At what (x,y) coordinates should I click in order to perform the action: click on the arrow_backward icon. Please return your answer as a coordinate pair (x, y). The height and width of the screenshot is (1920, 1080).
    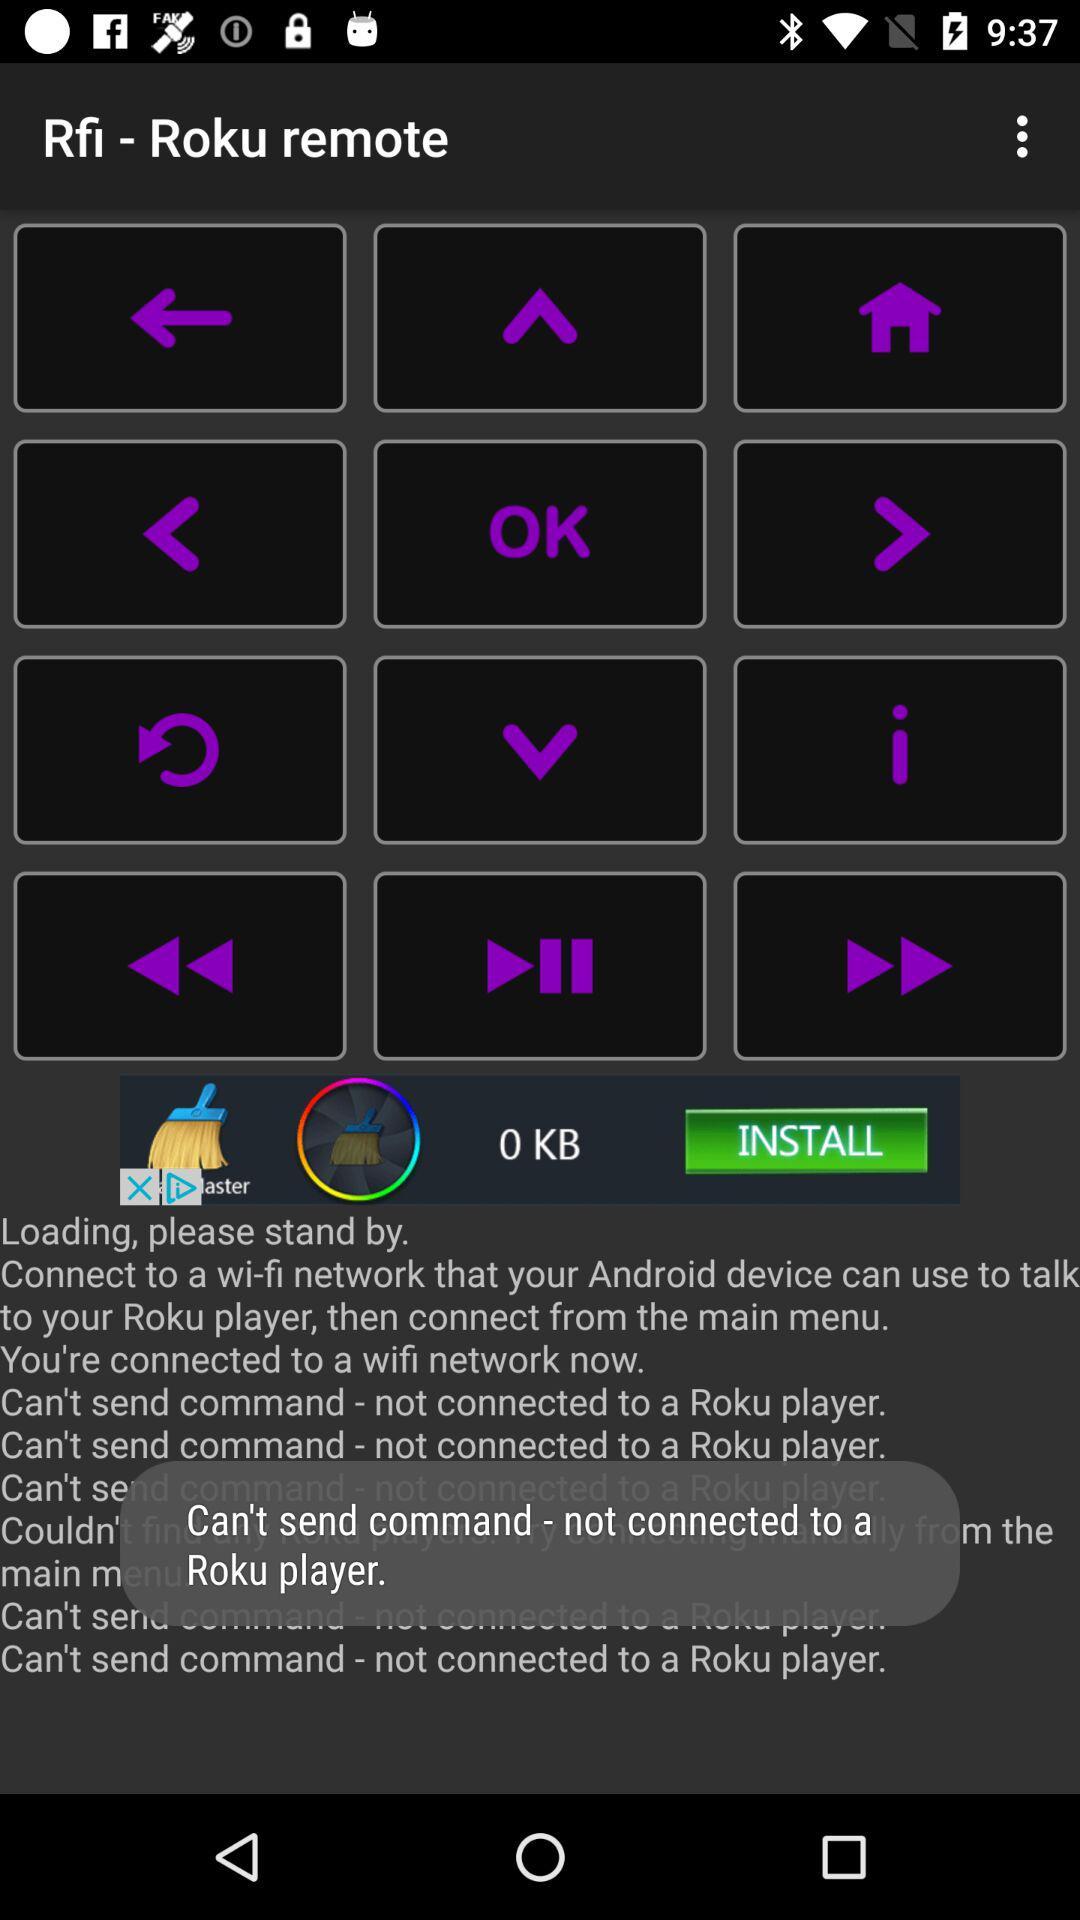
    Looking at the image, I should click on (180, 533).